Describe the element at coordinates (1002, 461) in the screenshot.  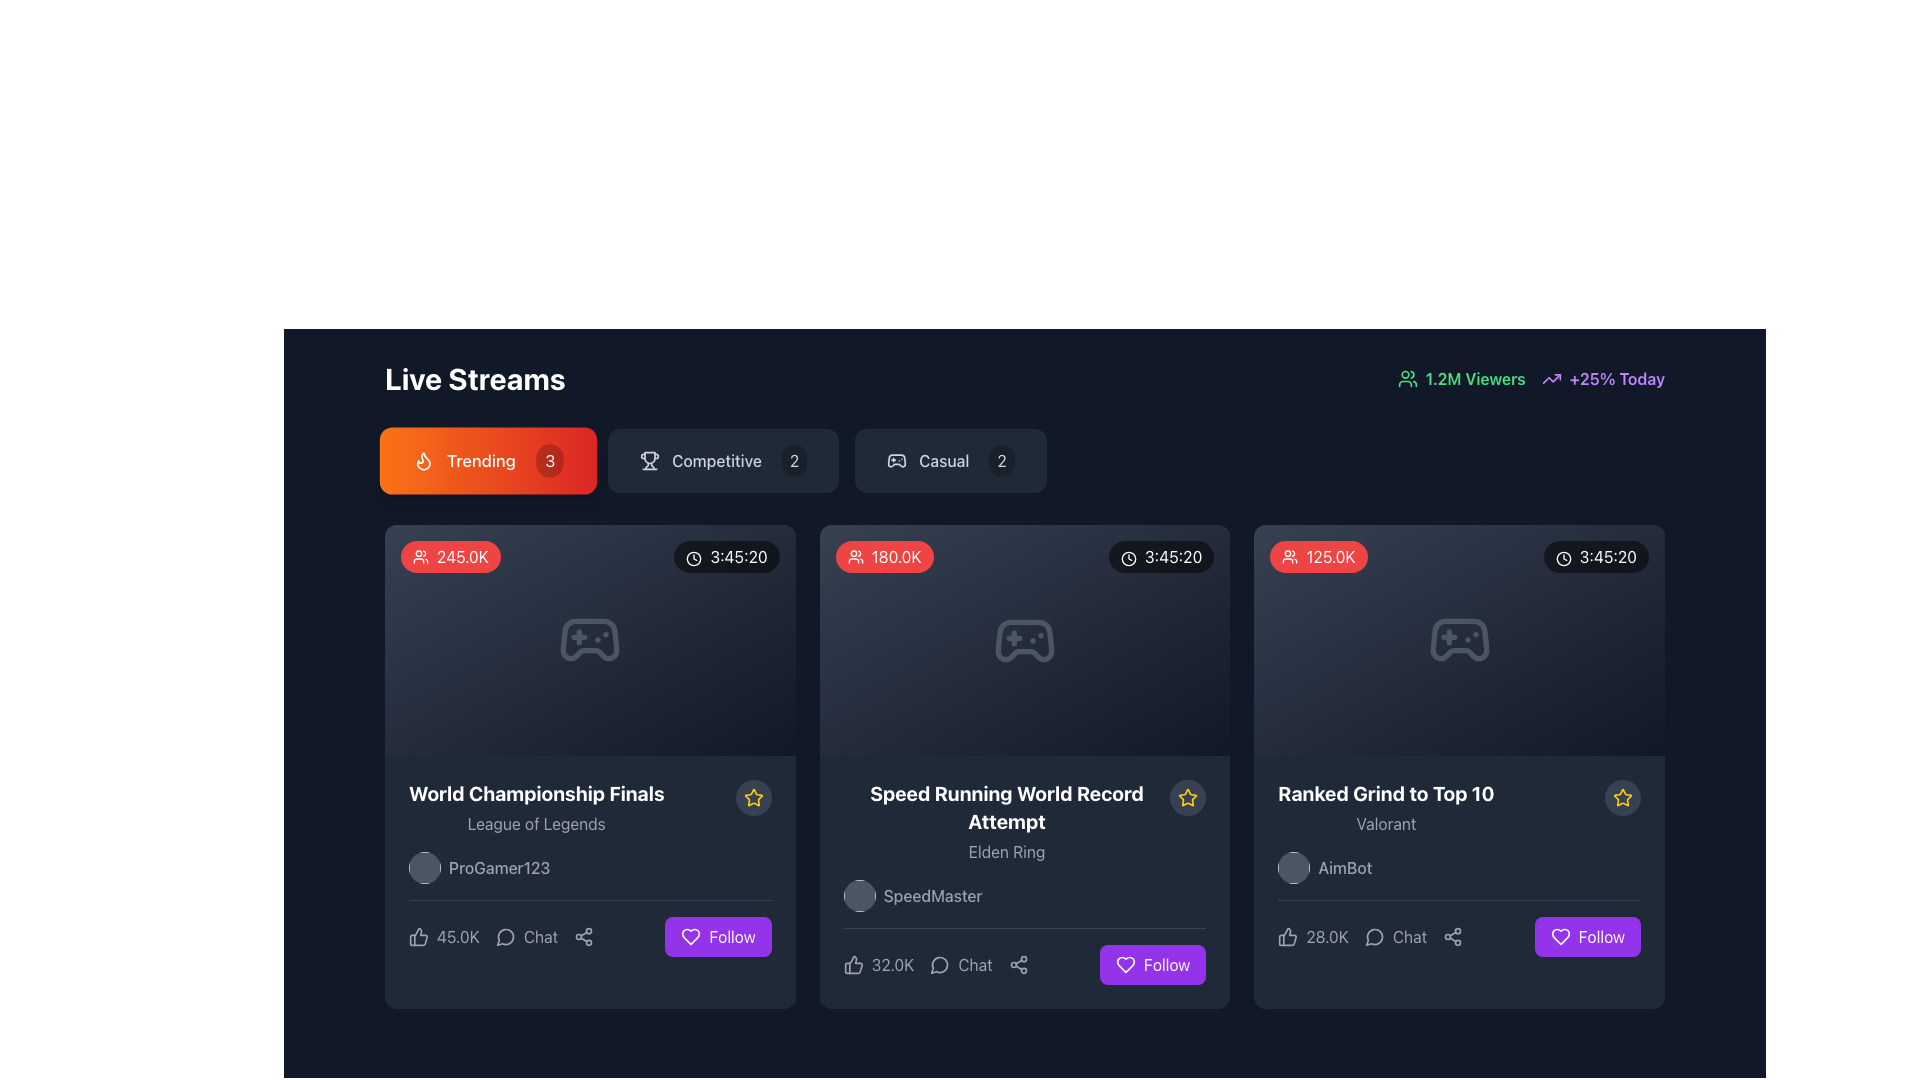
I see `the badge located at the top-right corner of the 'Casual' section` at that location.